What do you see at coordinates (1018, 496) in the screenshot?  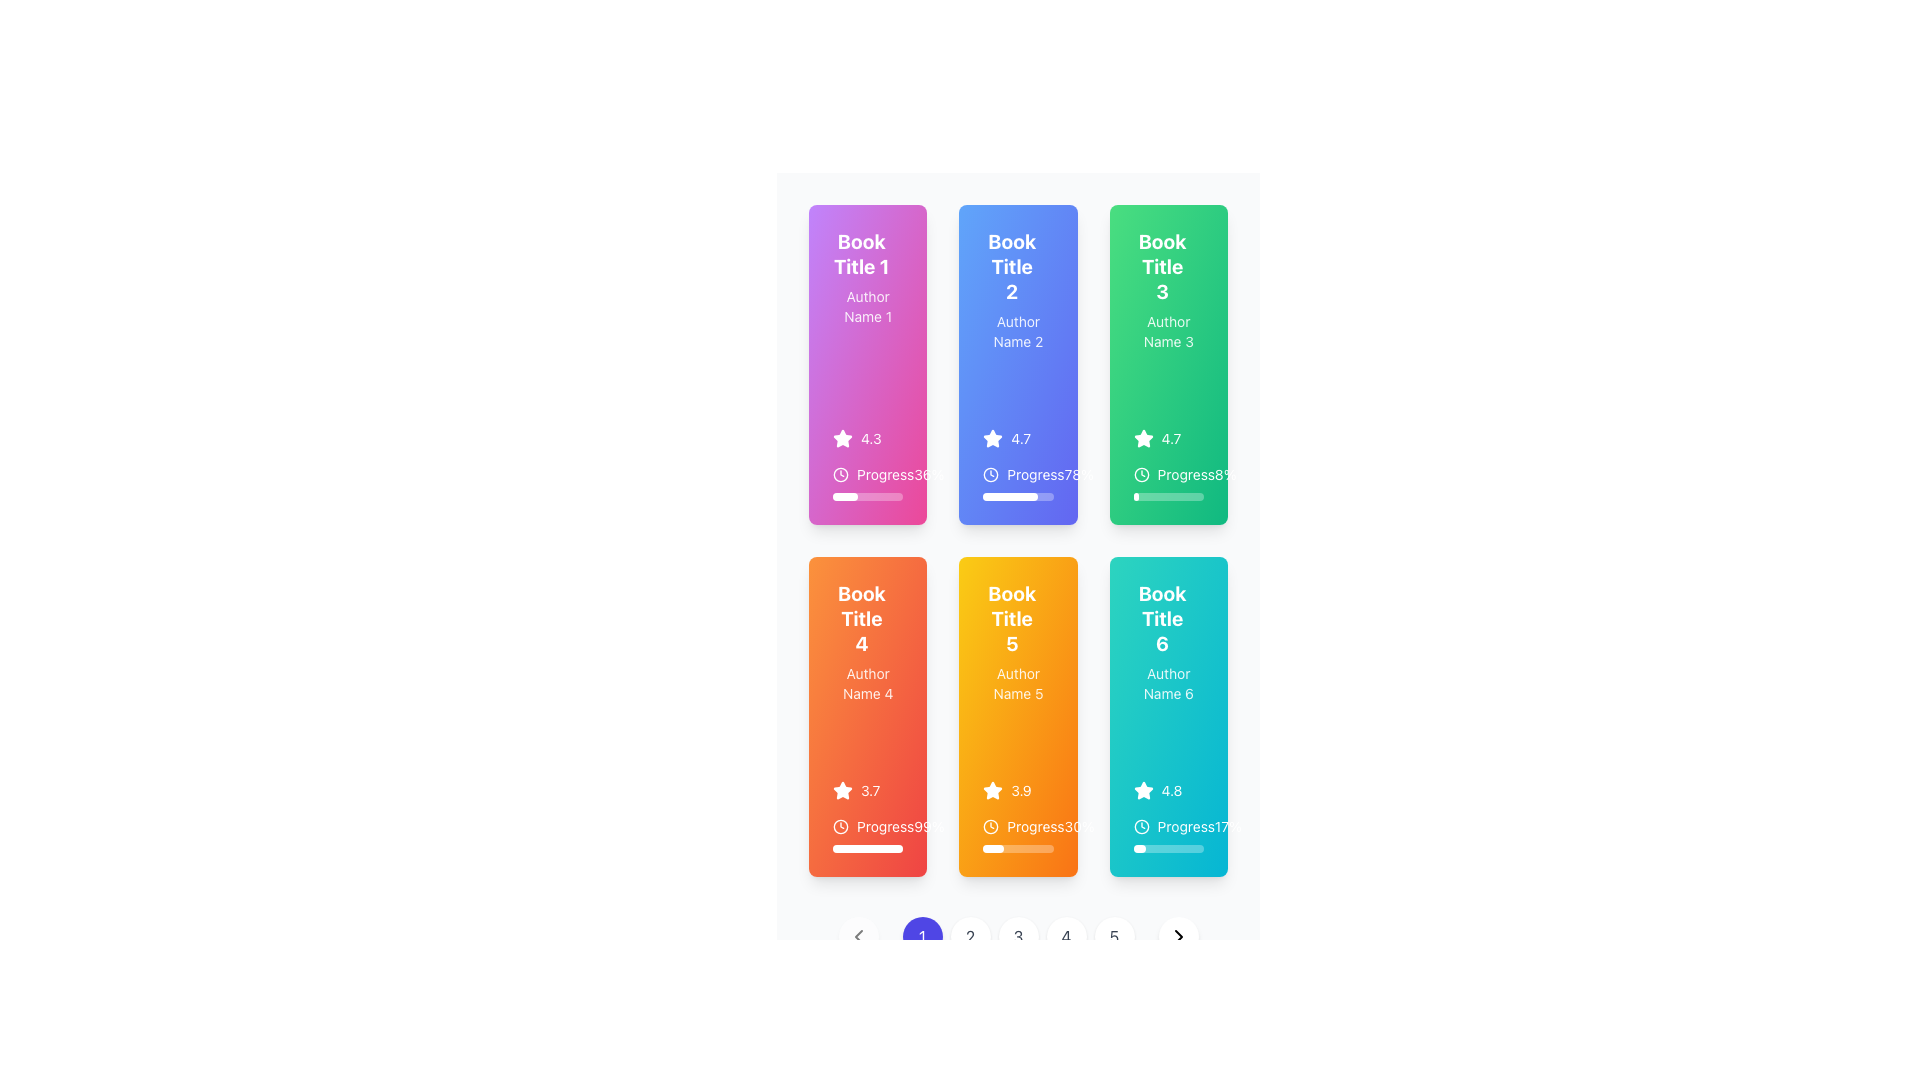 I see `the Progress Bar located below the 'Progress 78%' text and the star icon indicating a rating of 4.7 within the card for 'Book Title 2'` at bounding box center [1018, 496].